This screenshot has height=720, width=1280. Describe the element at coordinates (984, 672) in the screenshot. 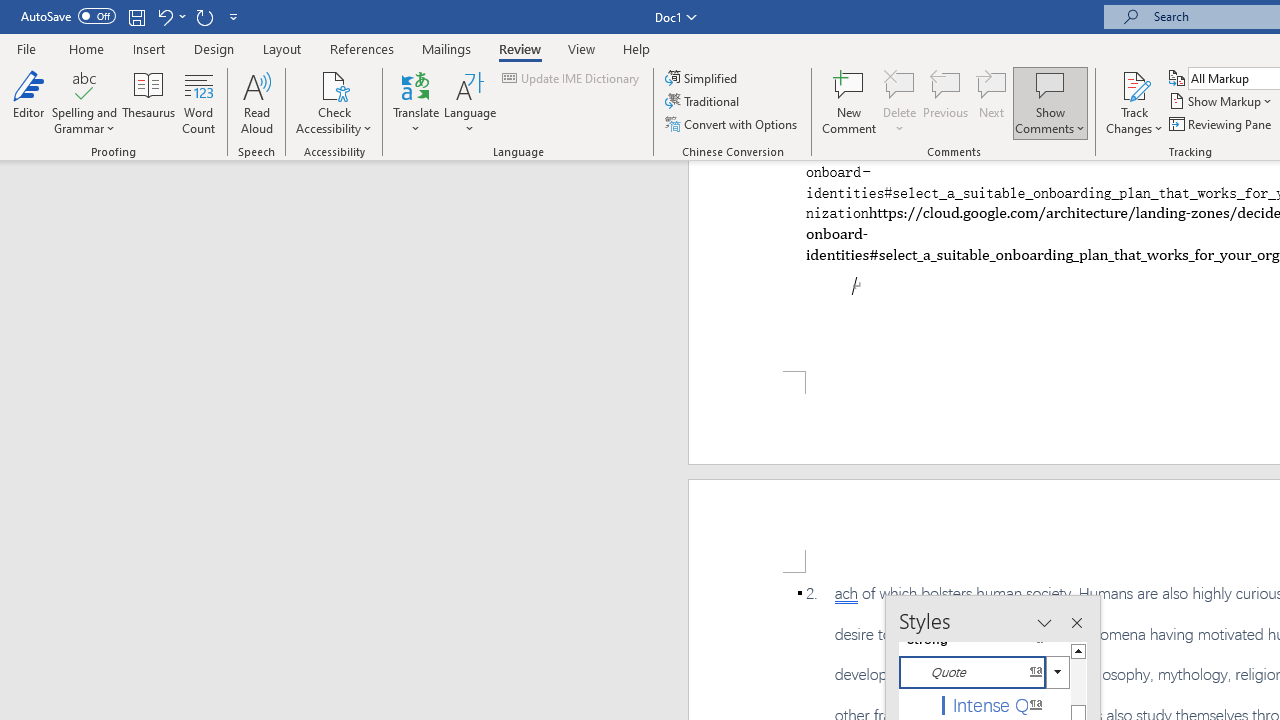

I see `'Quote'` at that location.